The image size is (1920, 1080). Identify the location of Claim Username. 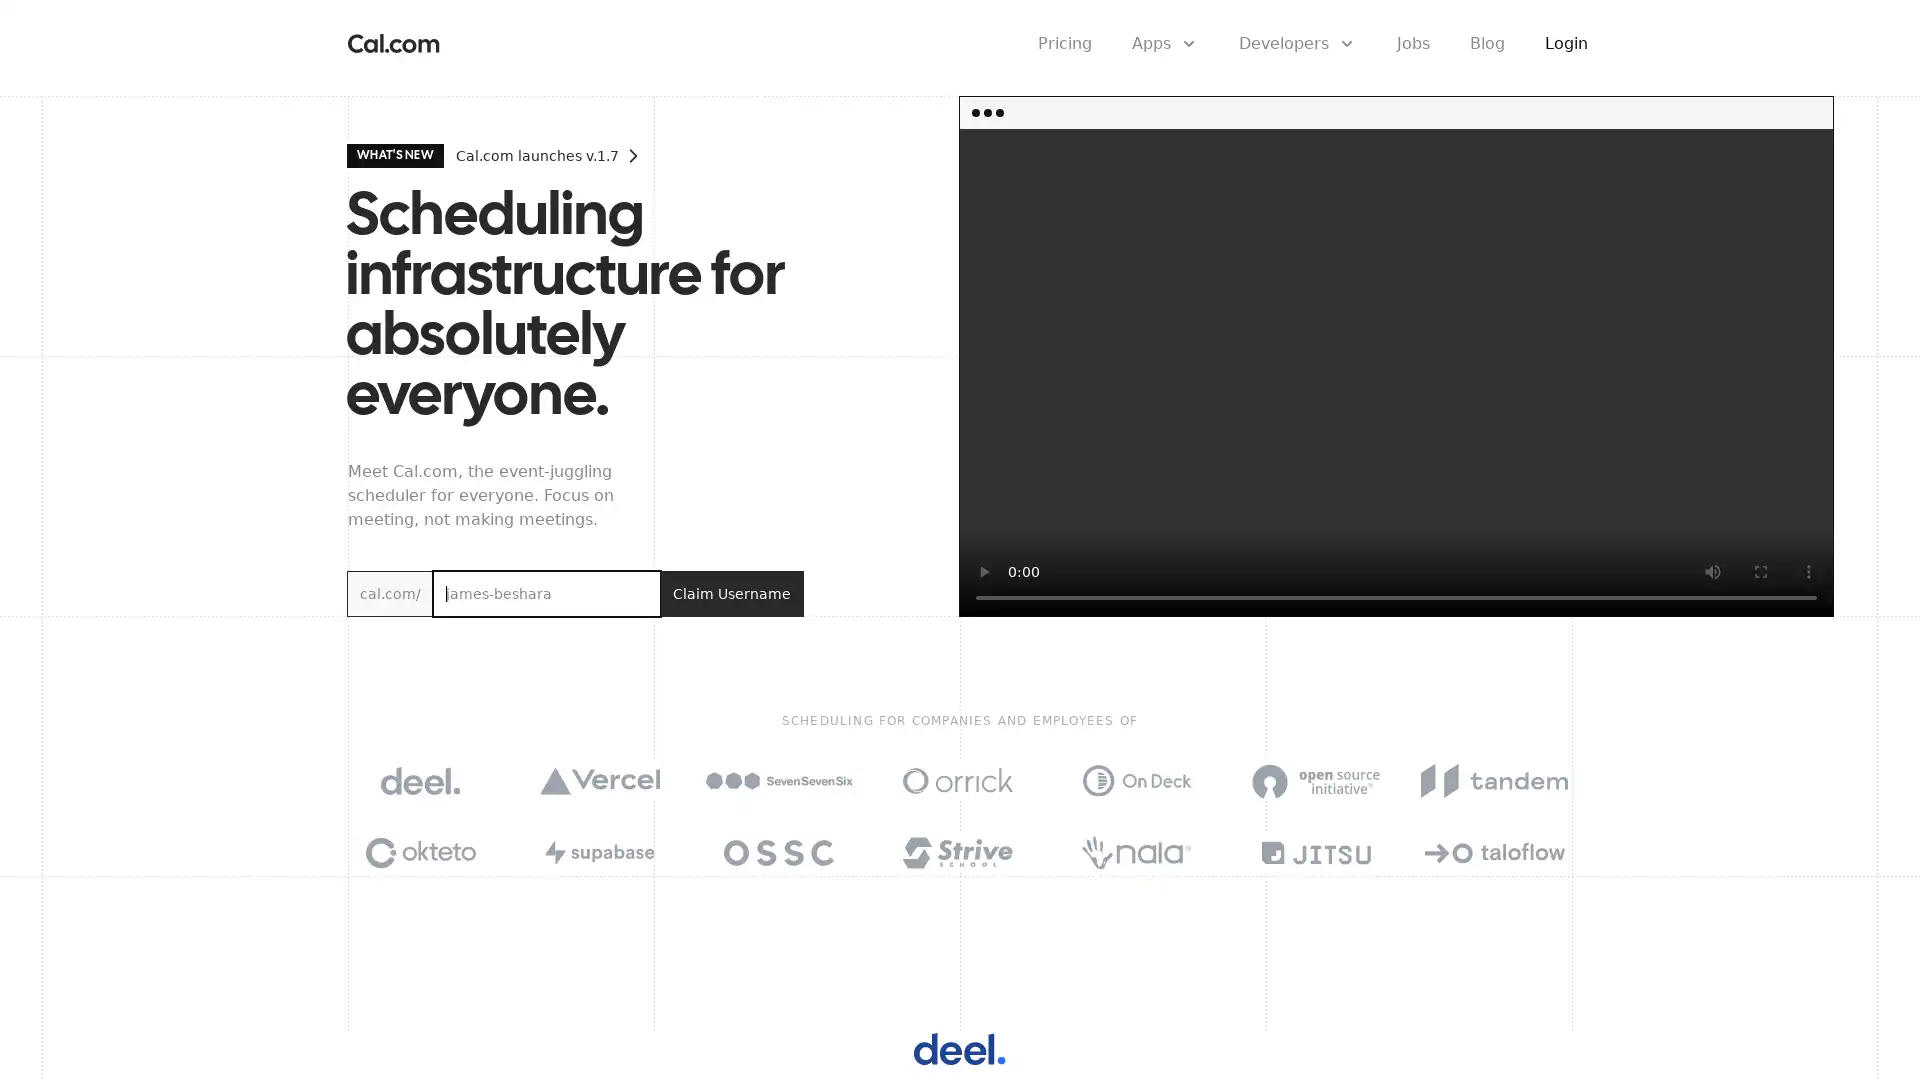
(731, 593).